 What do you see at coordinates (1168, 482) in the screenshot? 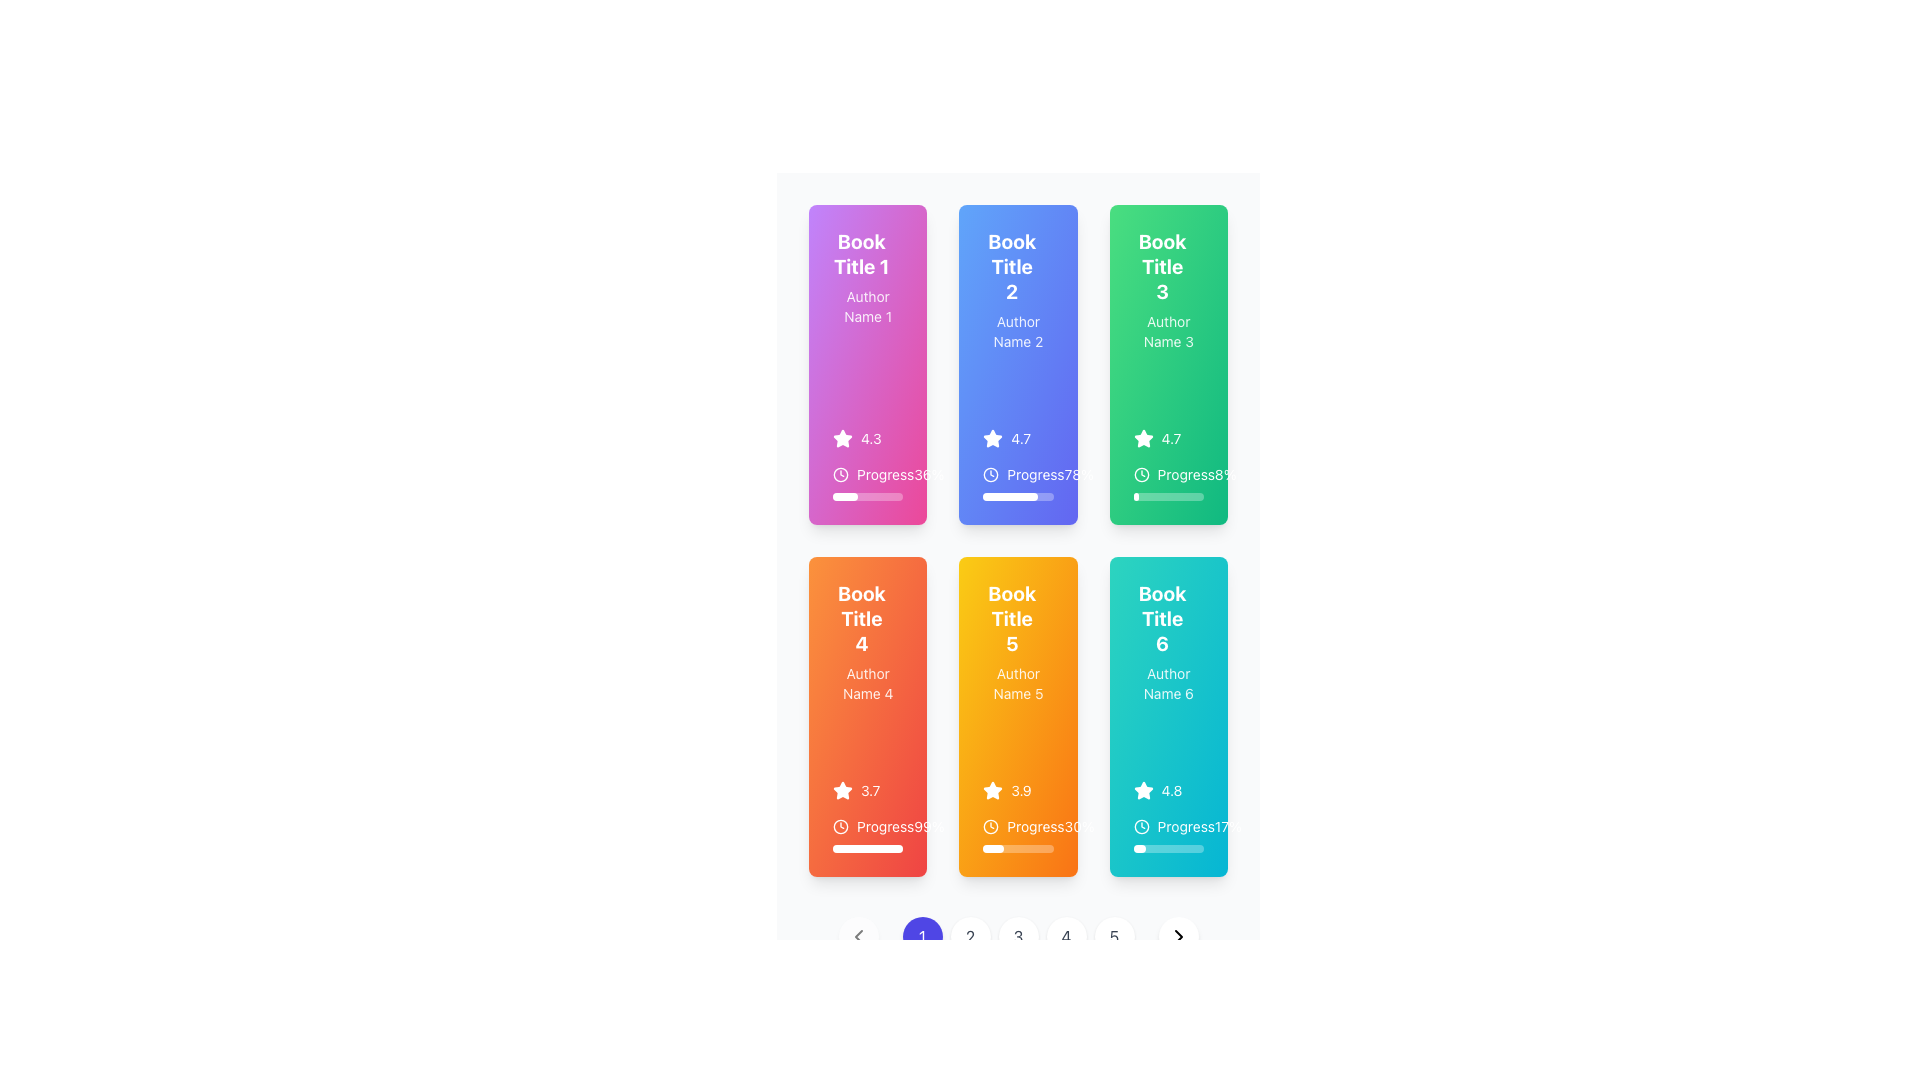
I see `the information display module with a progress indicator labeled 'Progress8%' located in the top right section of the interface within a green card labeled 'Book Title 3' and 'Author Name 3'` at bounding box center [1168, 482].